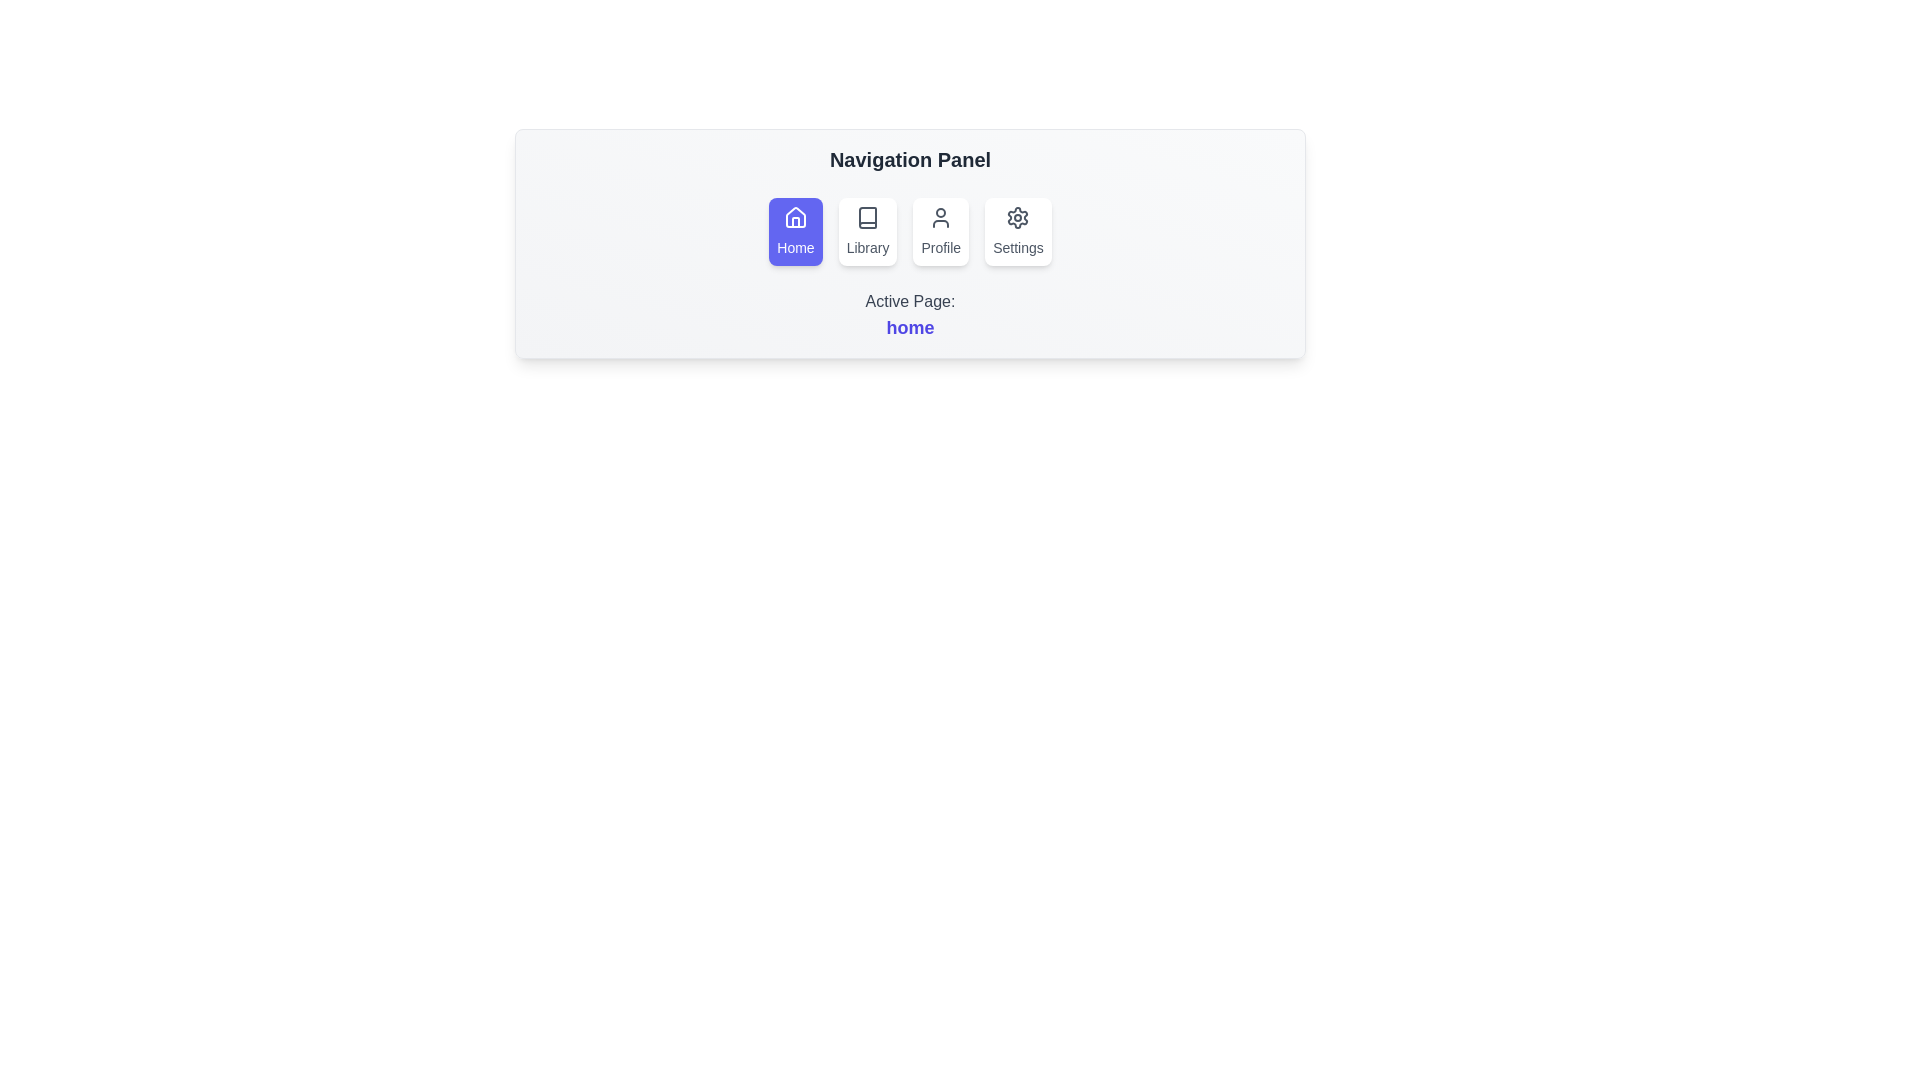 The height and width of the screenshot is (1080, 1920). Describe the element at coordinates (868, 218) in the screenshot. I see `the 'Library' icon button located between the 'Home' and 'Profile' icons in the navigation panel` at that location.